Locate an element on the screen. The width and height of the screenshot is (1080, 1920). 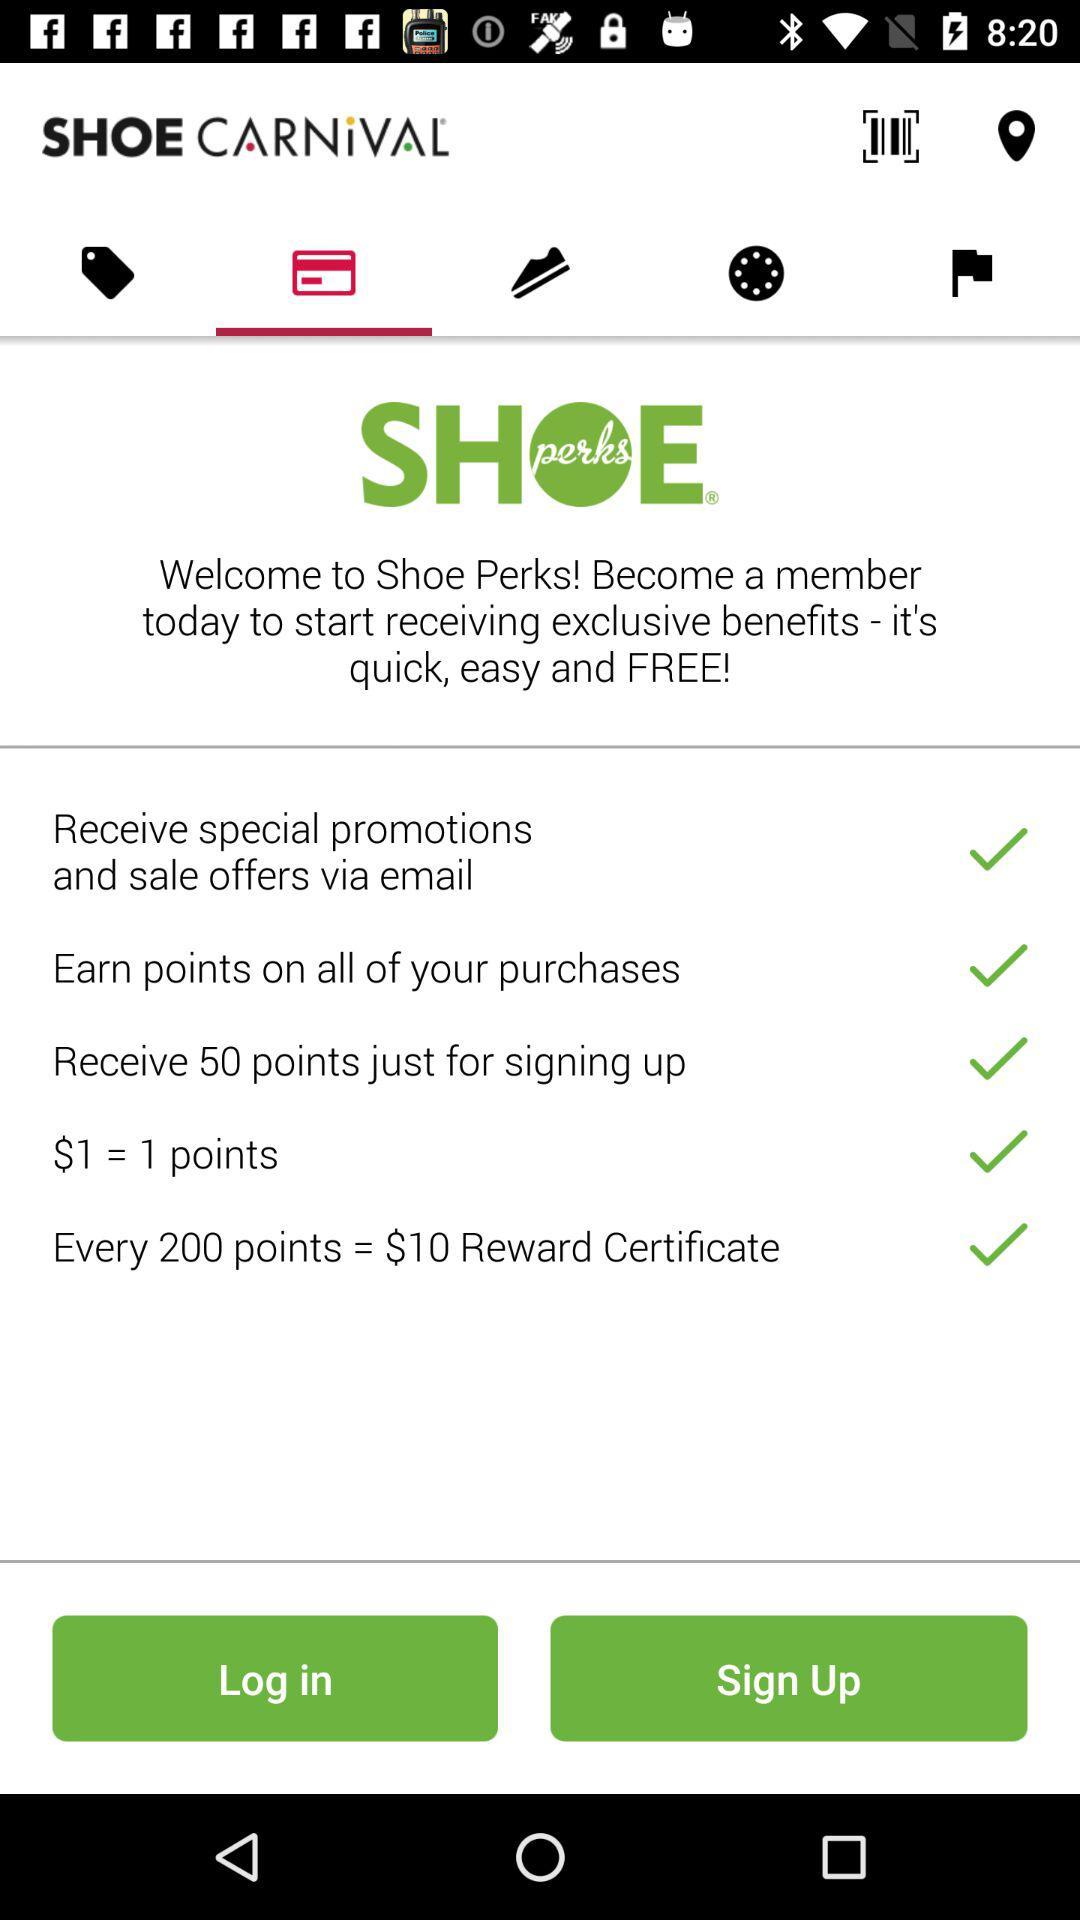
sign up is located at coordinates (788, 1678).